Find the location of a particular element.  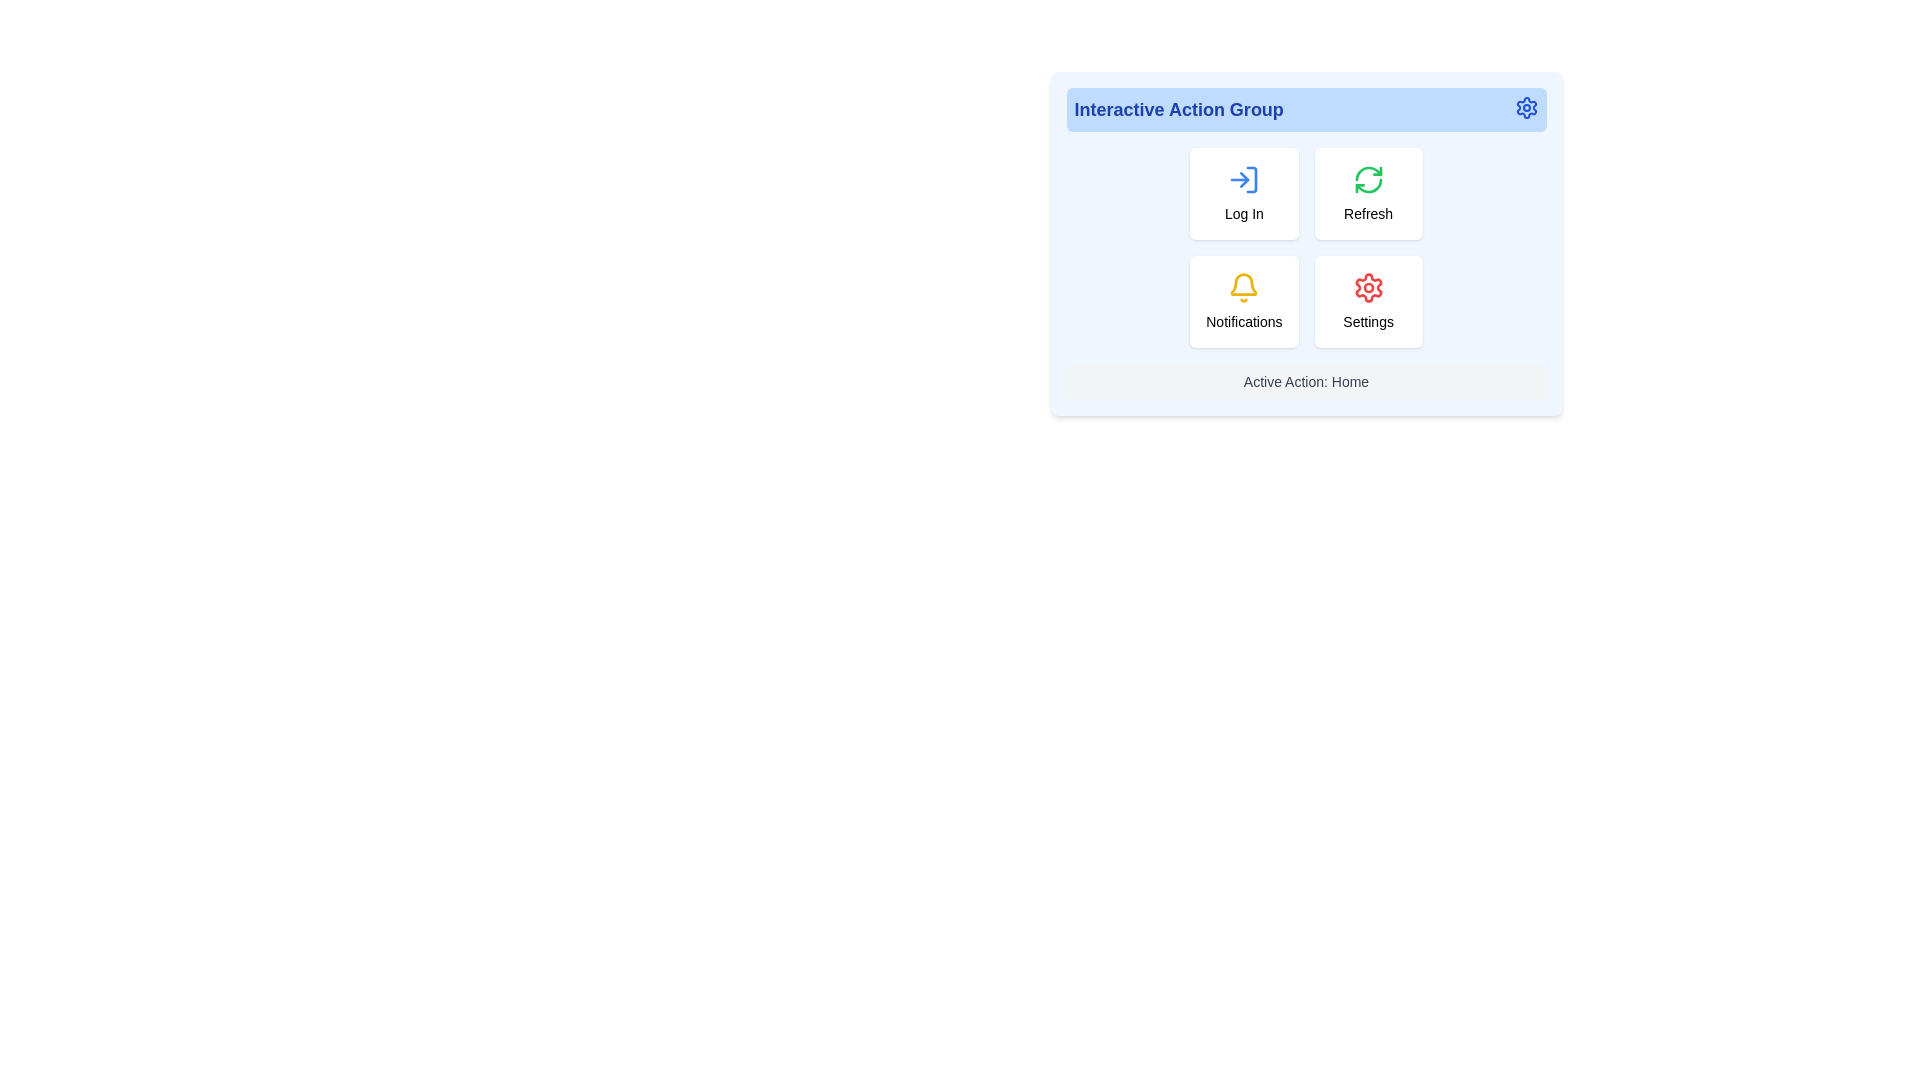

the triangular arrowhead element within the 'Log In' icon, which is positioned centrally and indicates entry is located at coordinates (1244, 180).